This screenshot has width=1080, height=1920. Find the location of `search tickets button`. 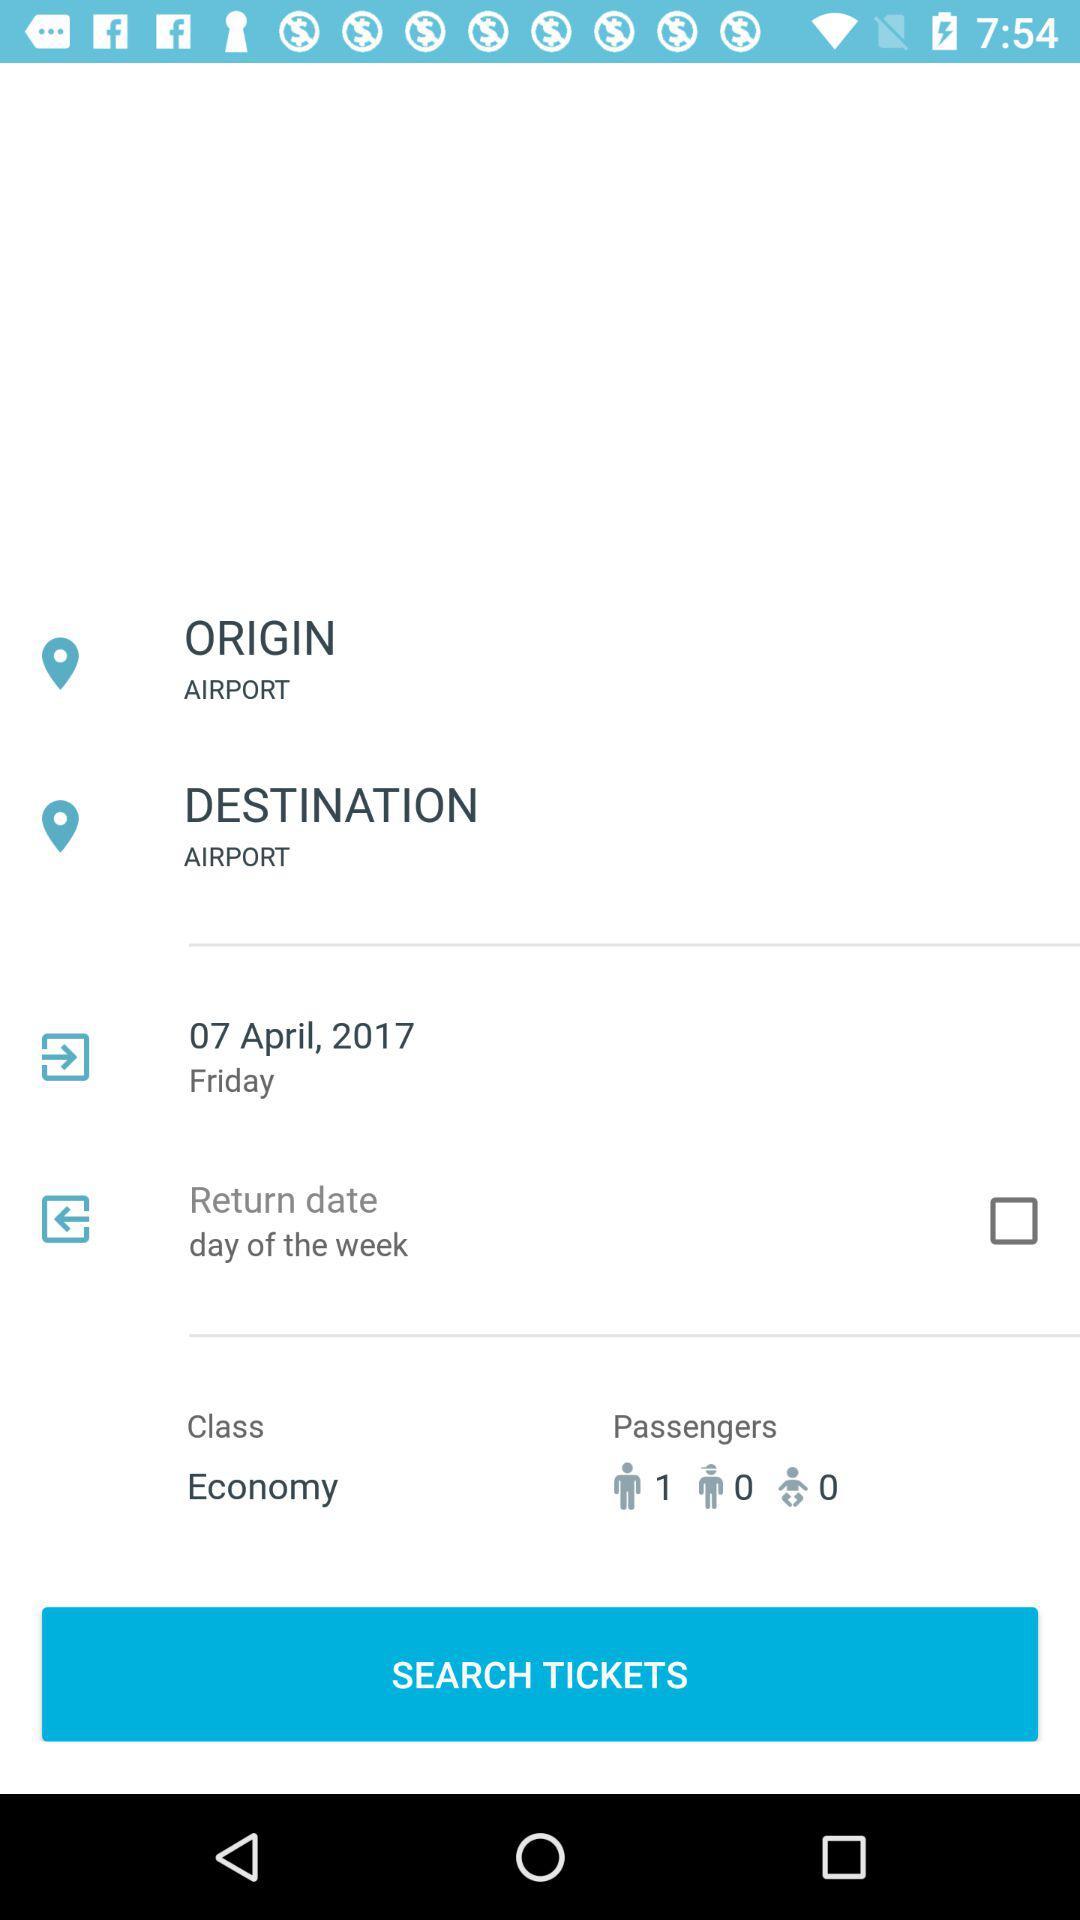

search tickets button is located at coordinates (540, 1674).